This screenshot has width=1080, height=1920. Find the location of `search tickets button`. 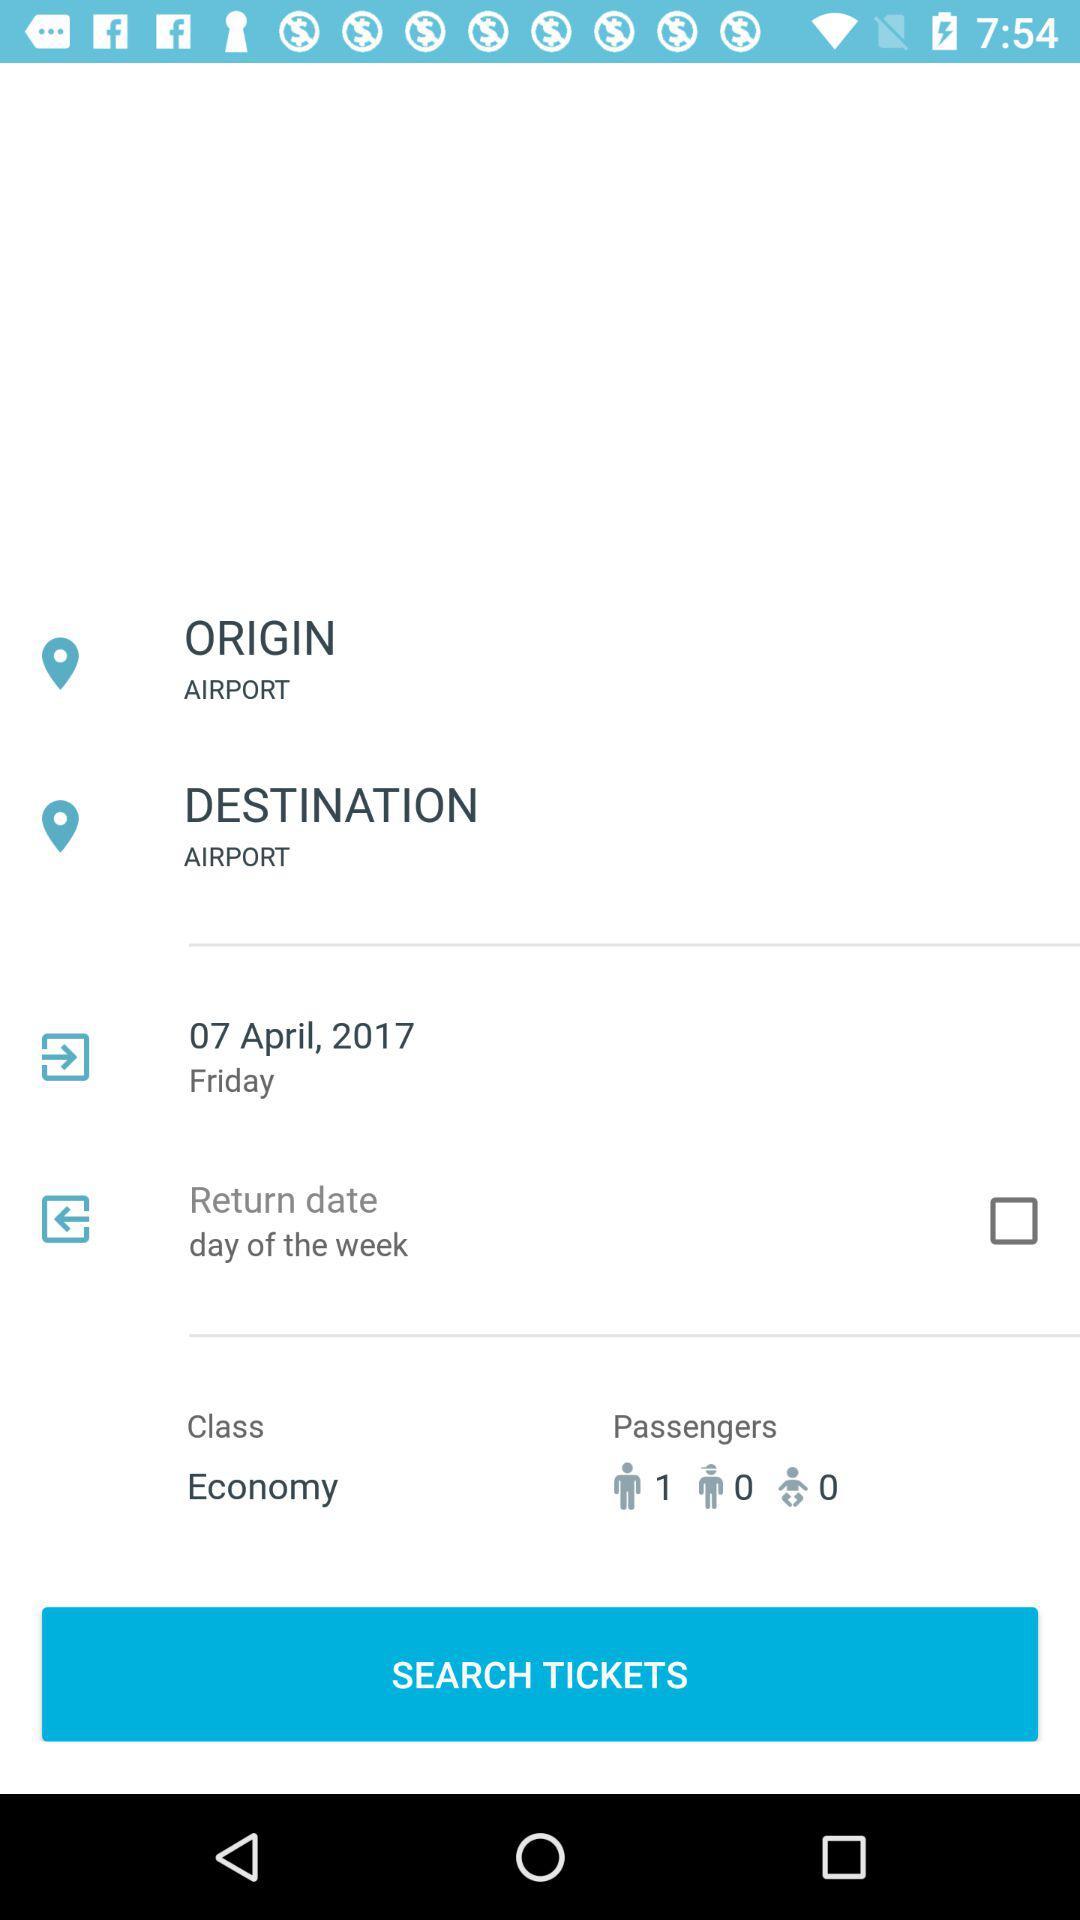

search tickets button is located at coordinates (540, 1674).